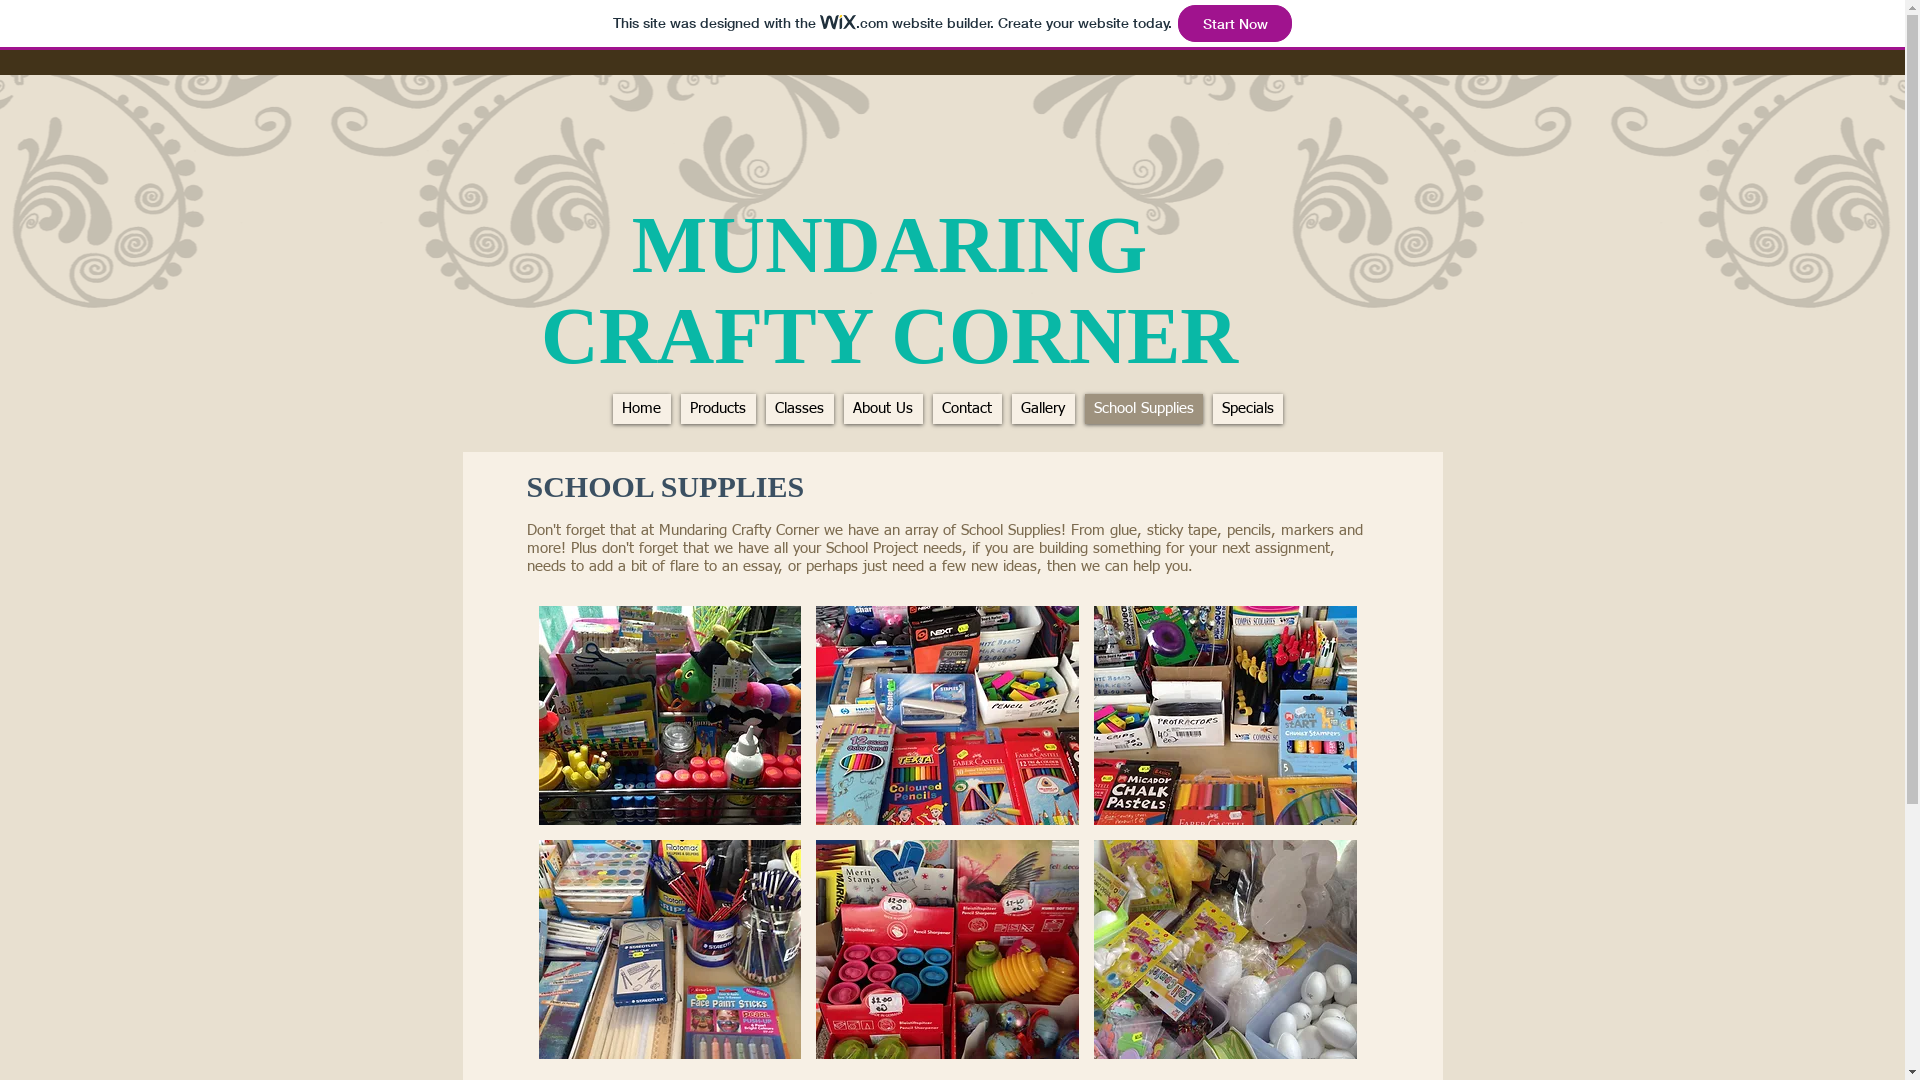  Describe the element at coordinates (966, 407) in the screenshot. I see `'Contact'` at that location.